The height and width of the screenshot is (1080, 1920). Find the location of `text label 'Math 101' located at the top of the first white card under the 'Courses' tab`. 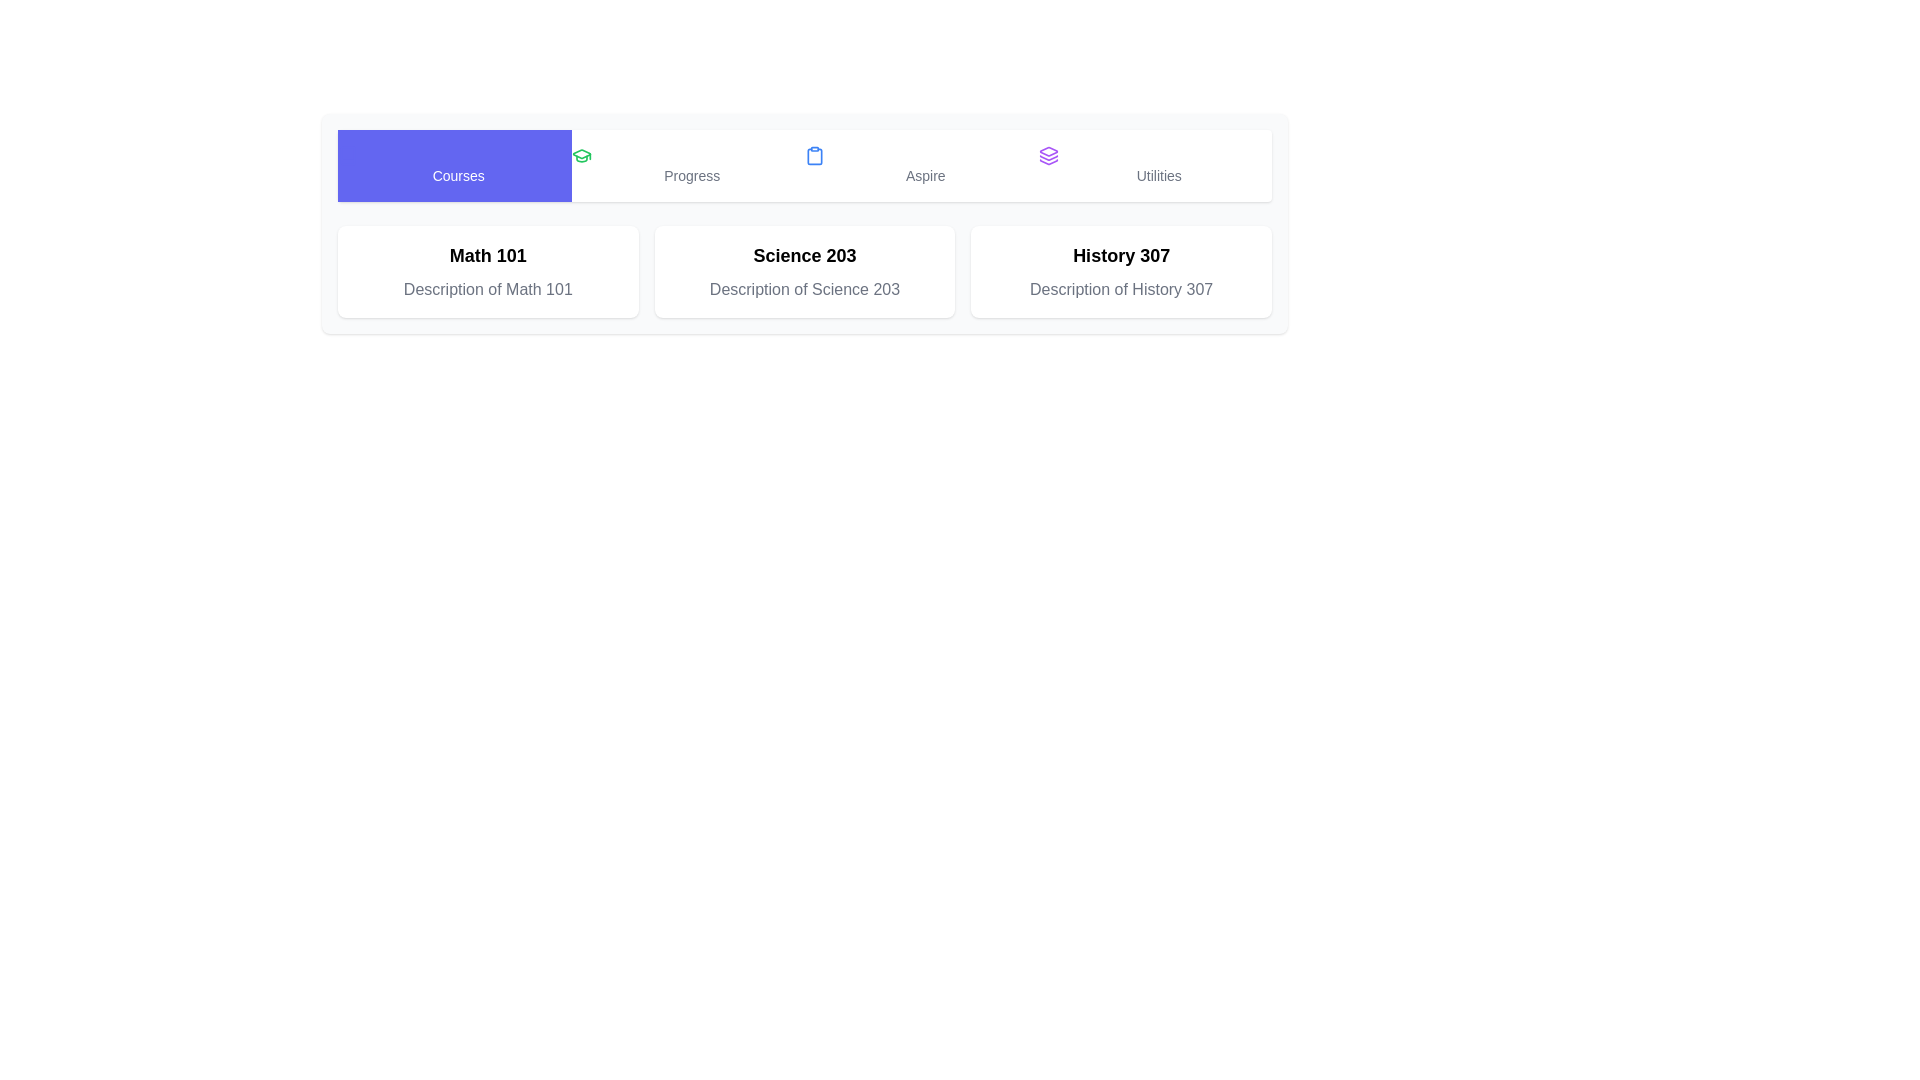

text label 'Math 101' located at the top of the first white card under the 'Courses' tab is located at coordinates (488, 254).